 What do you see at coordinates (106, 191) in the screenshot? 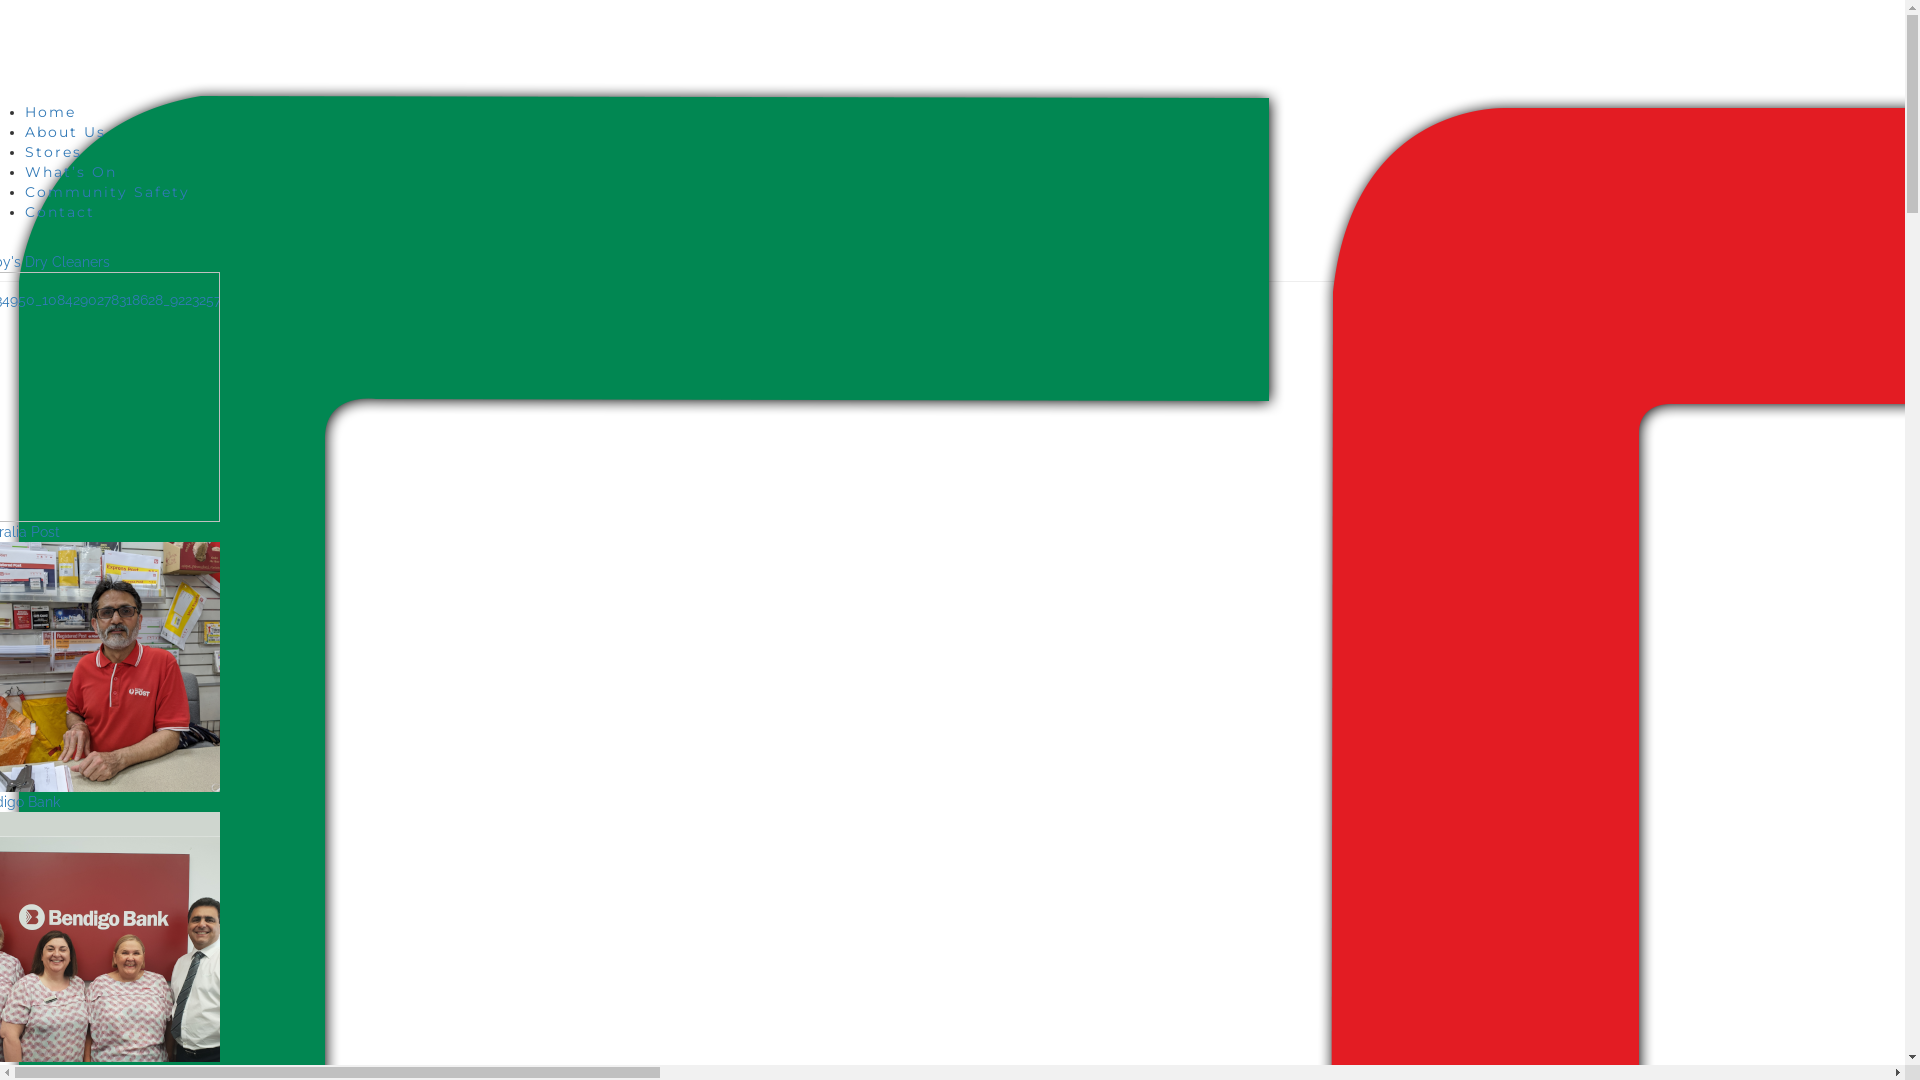
I see `'Community Safety'` at bounding box center [106, 191].